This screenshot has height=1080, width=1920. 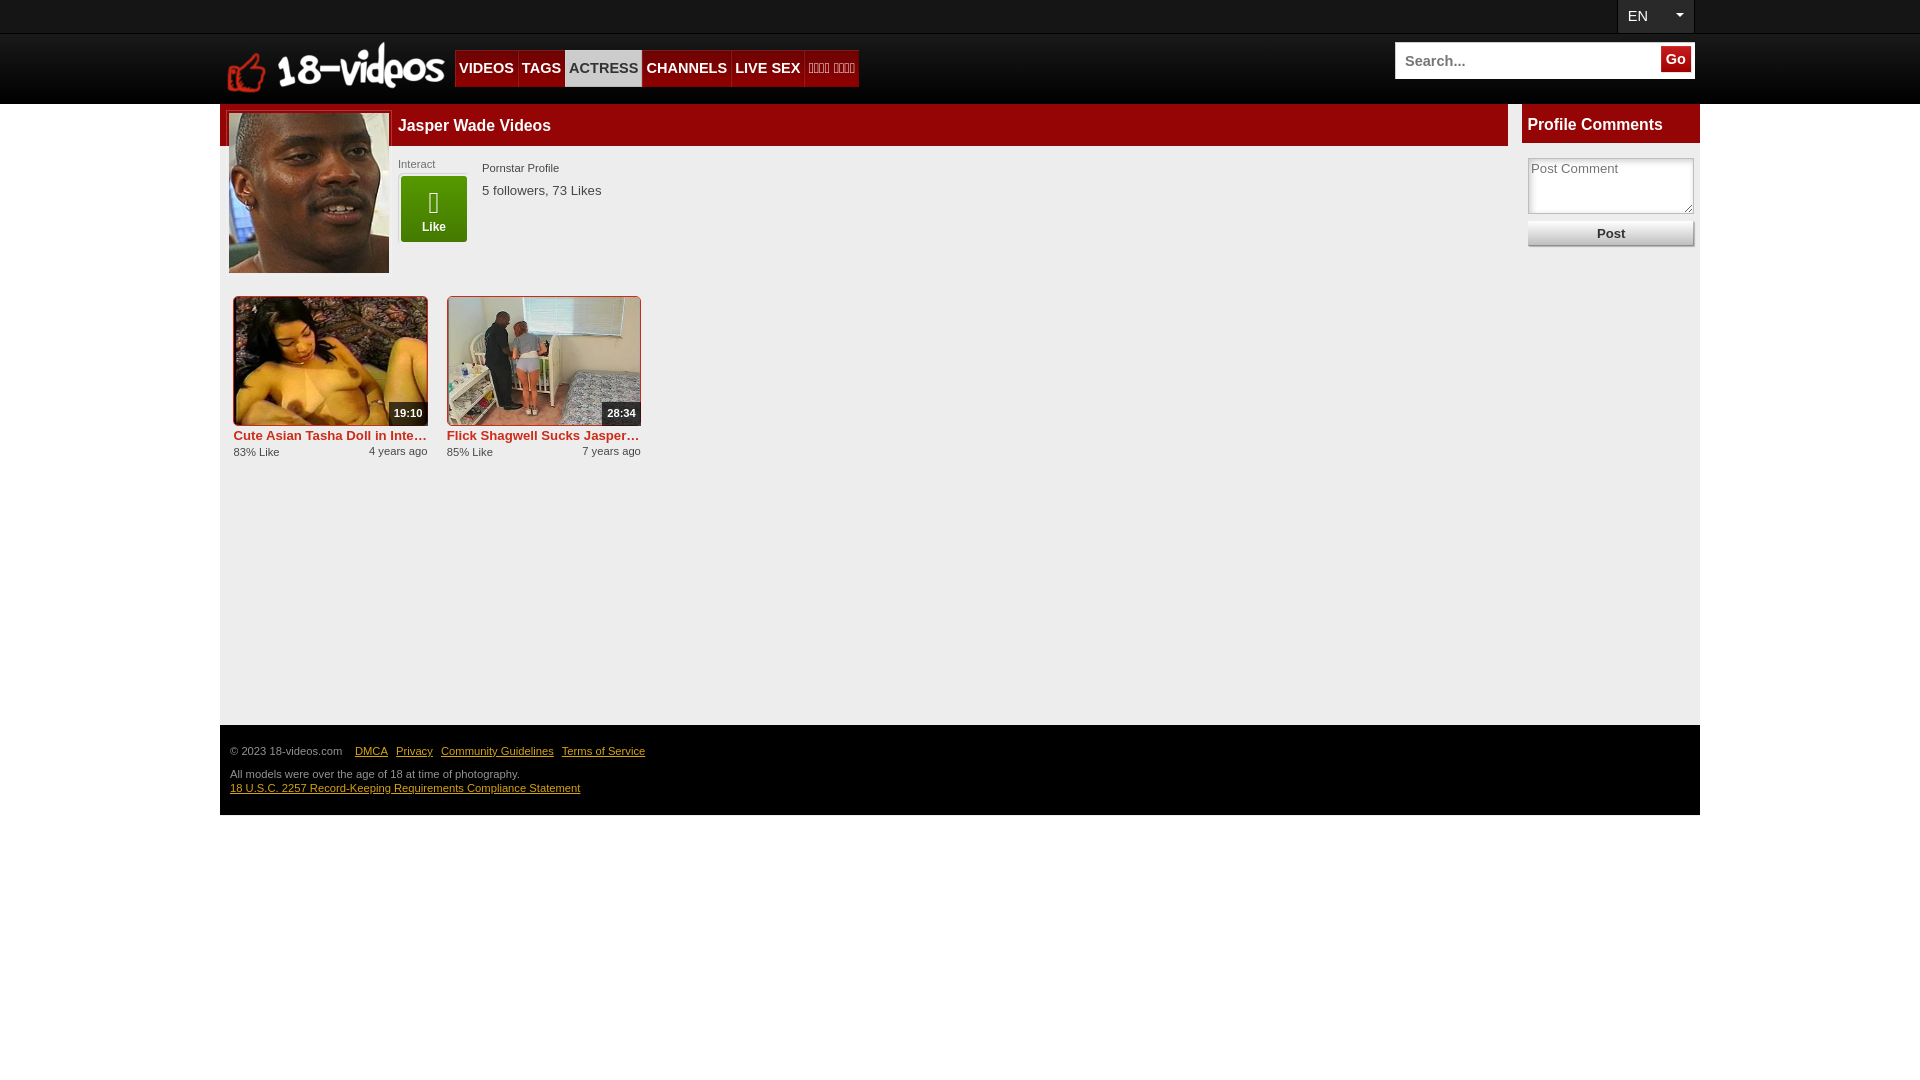 I want to click on 'EN', so click(x=1617, y=16).